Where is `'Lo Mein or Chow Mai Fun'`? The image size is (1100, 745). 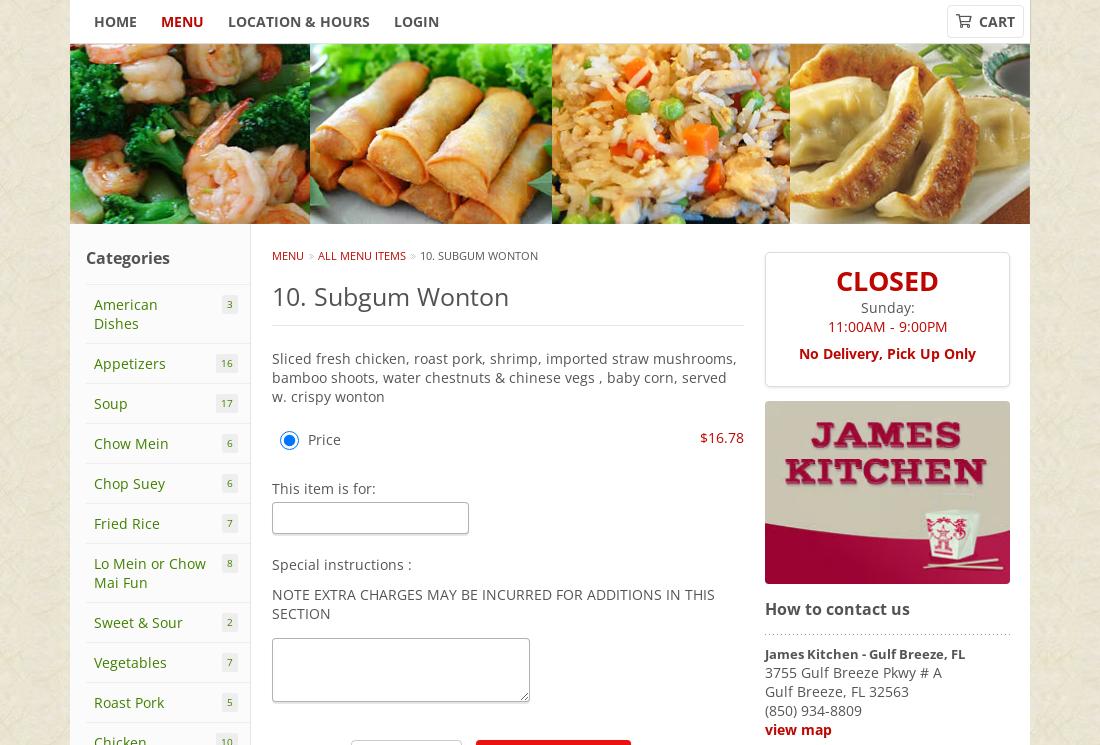 'Lo Mein or Chow Mai Fun' is located at coordinates (94, 572).